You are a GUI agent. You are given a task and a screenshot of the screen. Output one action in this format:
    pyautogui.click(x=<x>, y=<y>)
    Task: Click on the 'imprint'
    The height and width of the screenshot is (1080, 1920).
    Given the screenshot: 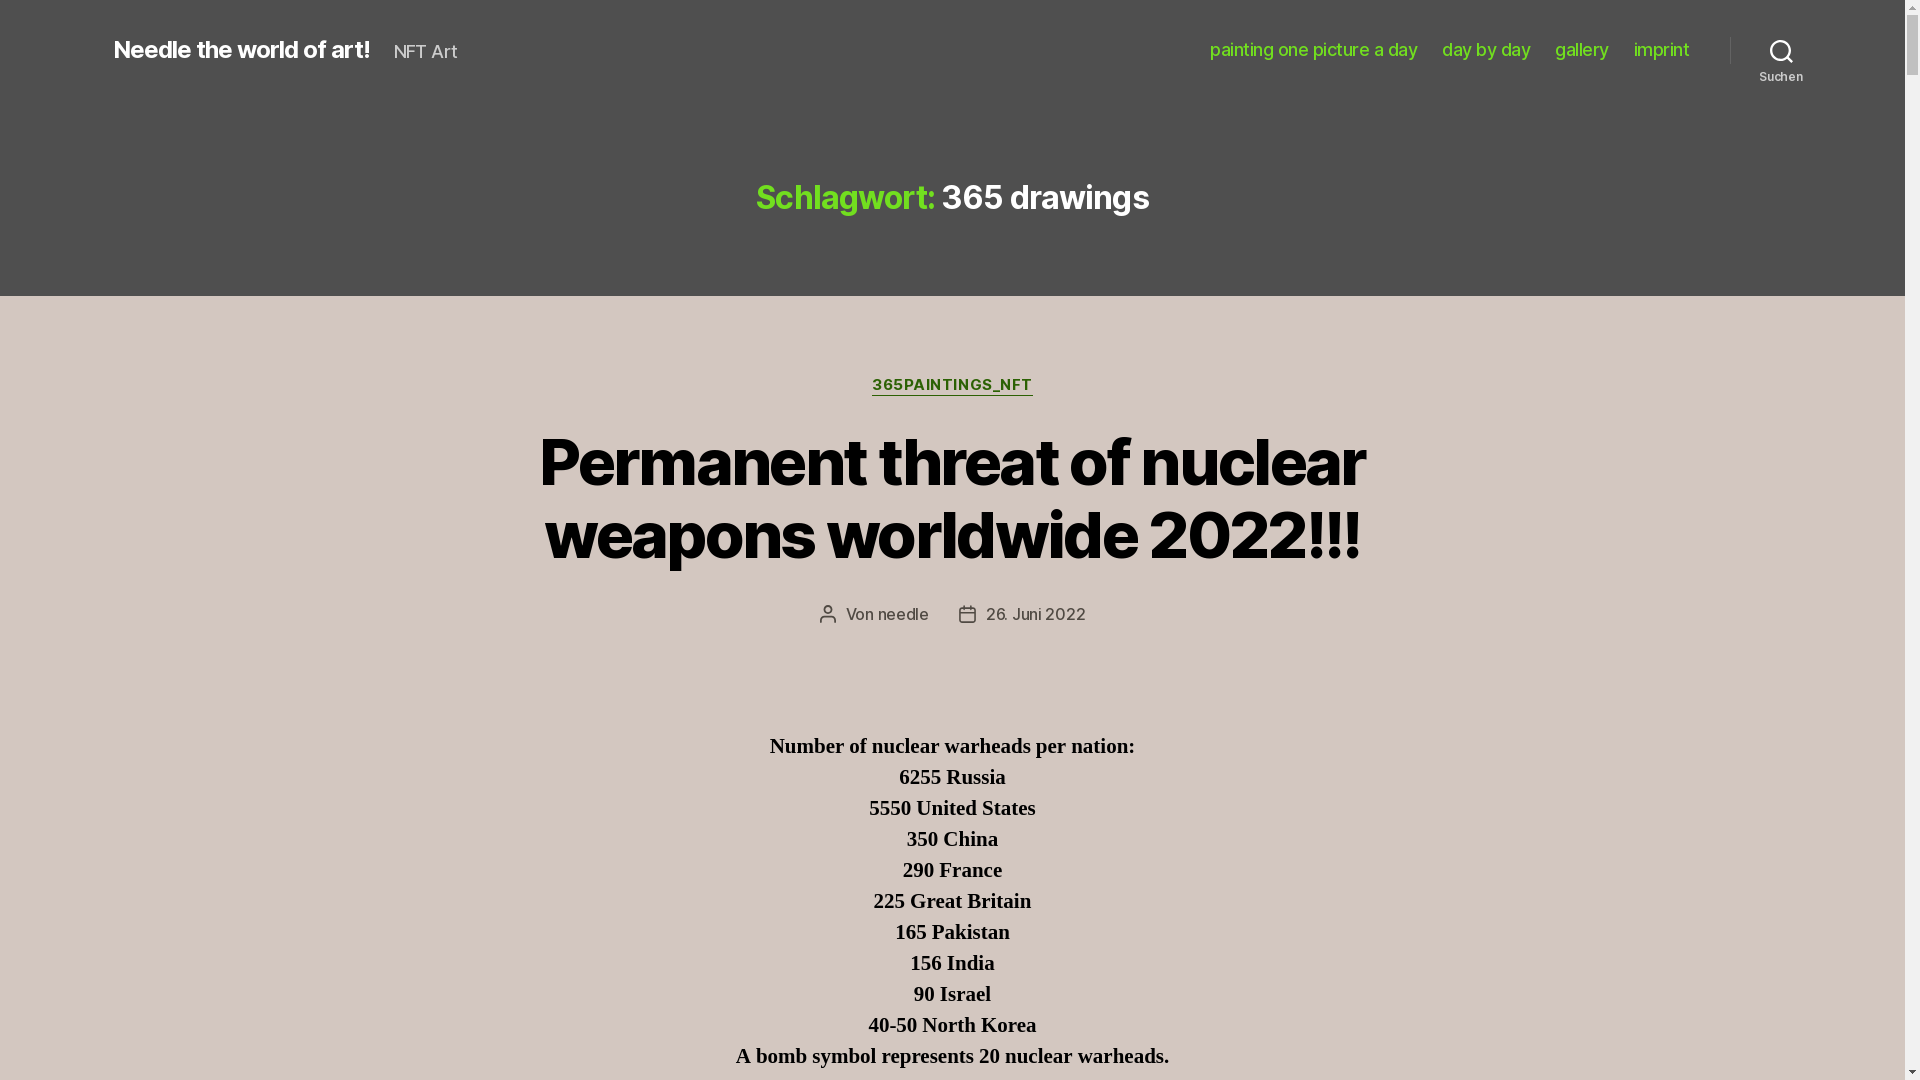 What is the action you would take?
    pyautogui.click(x=1661, y=49)
    